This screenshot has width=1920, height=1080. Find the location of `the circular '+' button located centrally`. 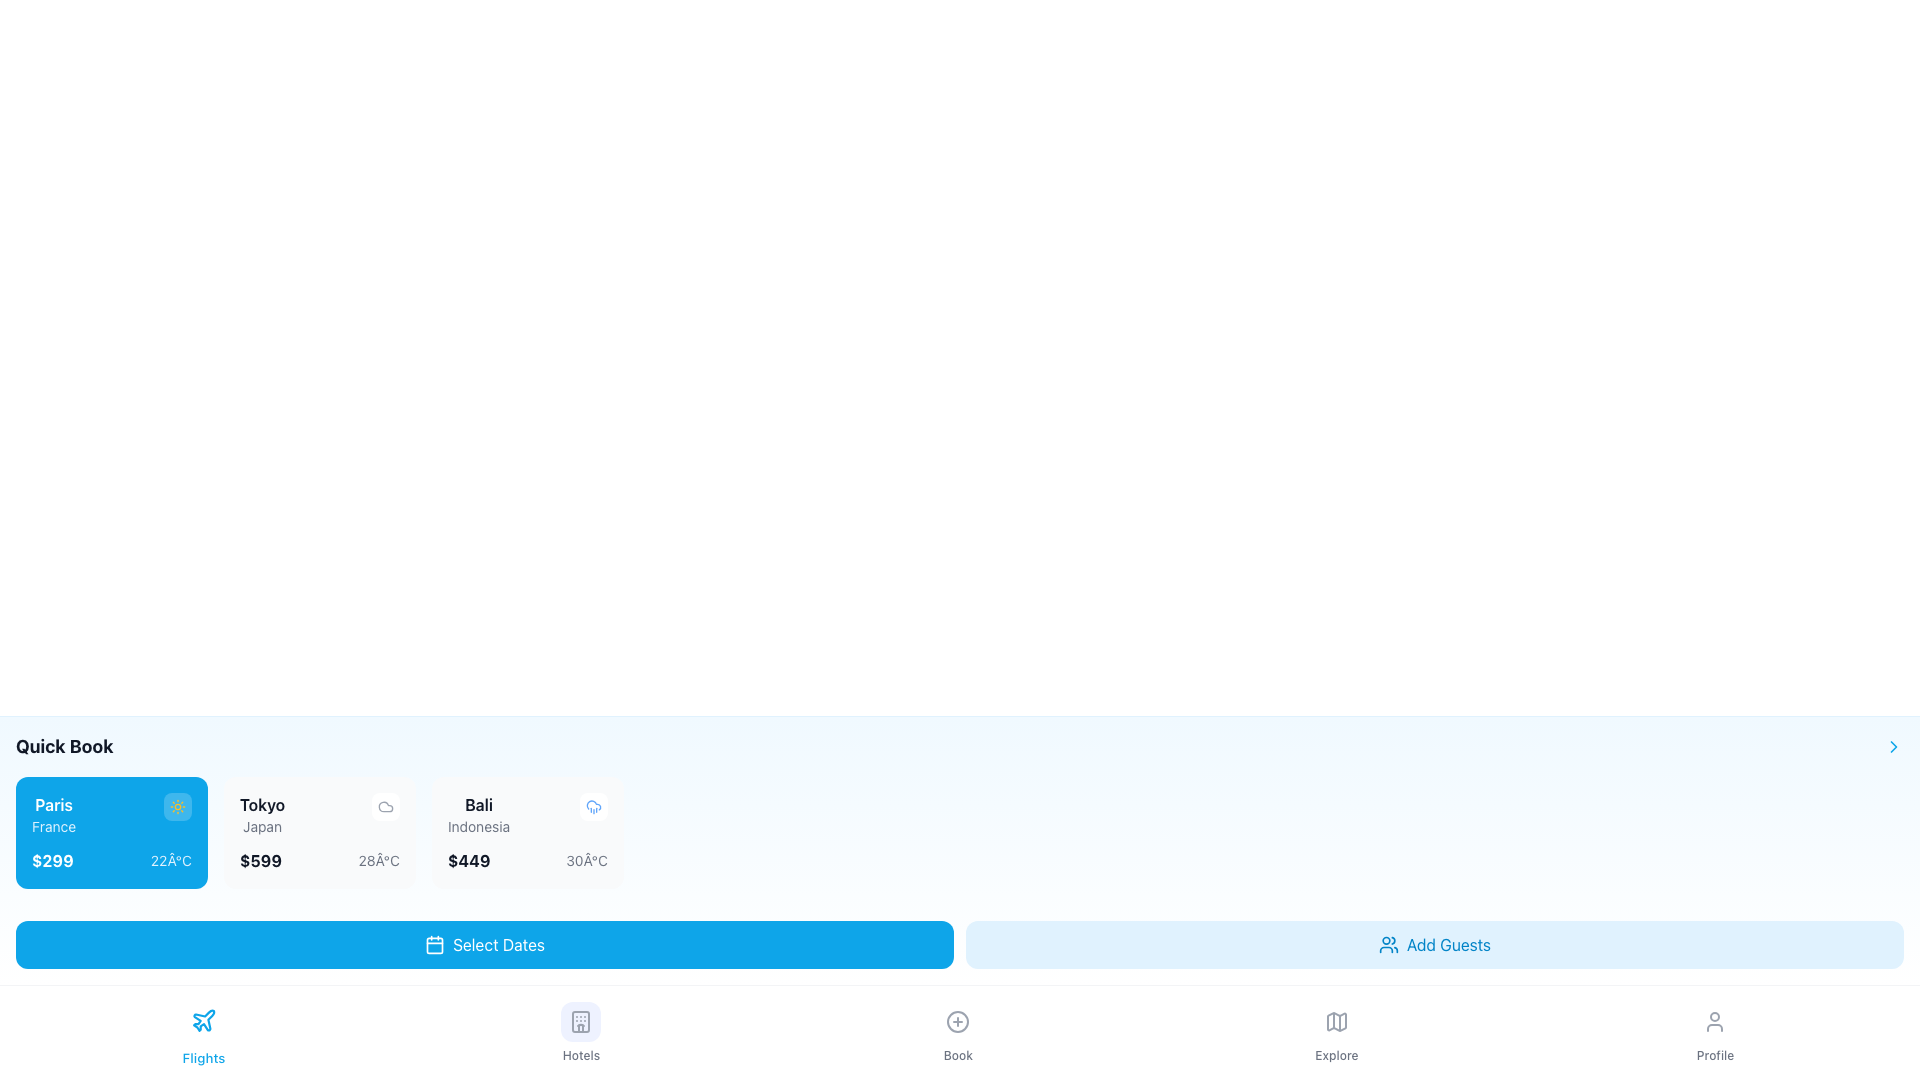

the circular '+' button located centrally is located at coordinates (957, 1033).